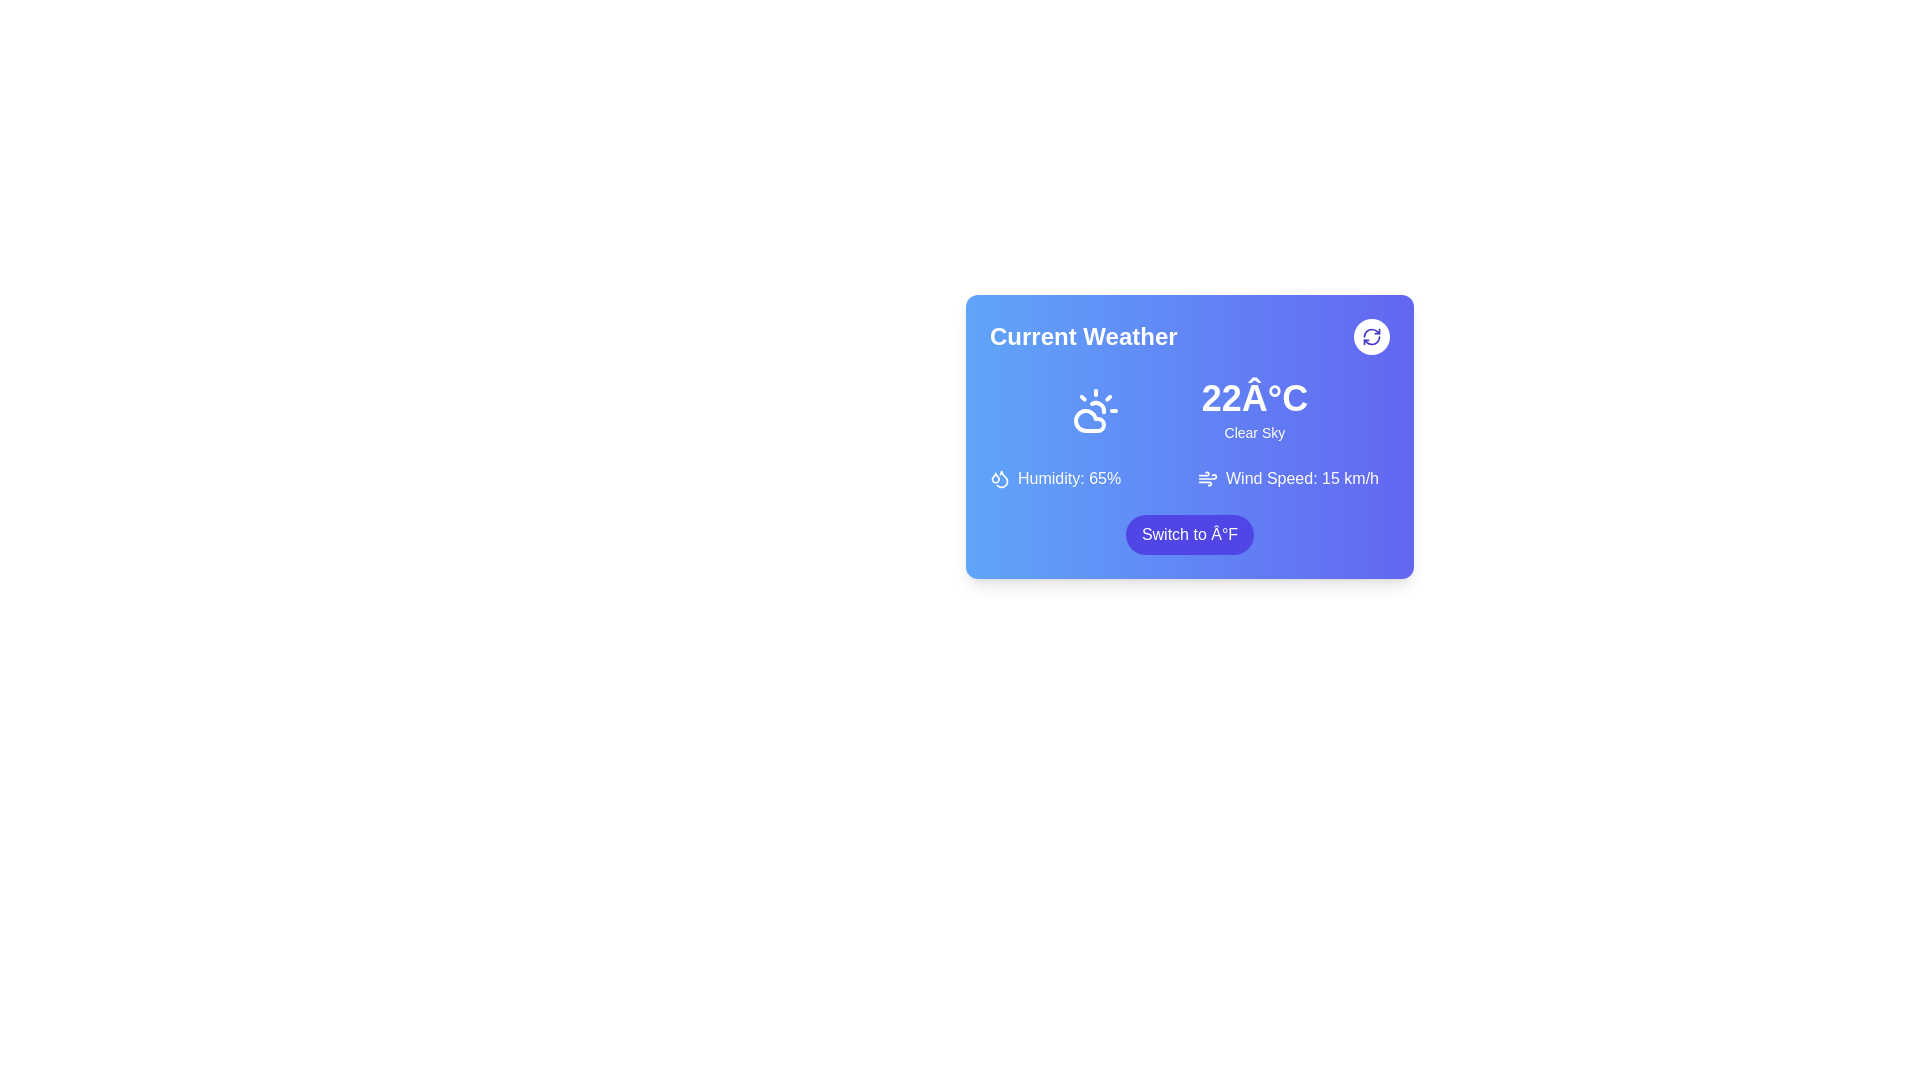  I want to click on the Static Content Section displaying the current temperature '22°C' and weather condition 'Clear Sky' within the 'Current Weather' card, so click(1190, 410).